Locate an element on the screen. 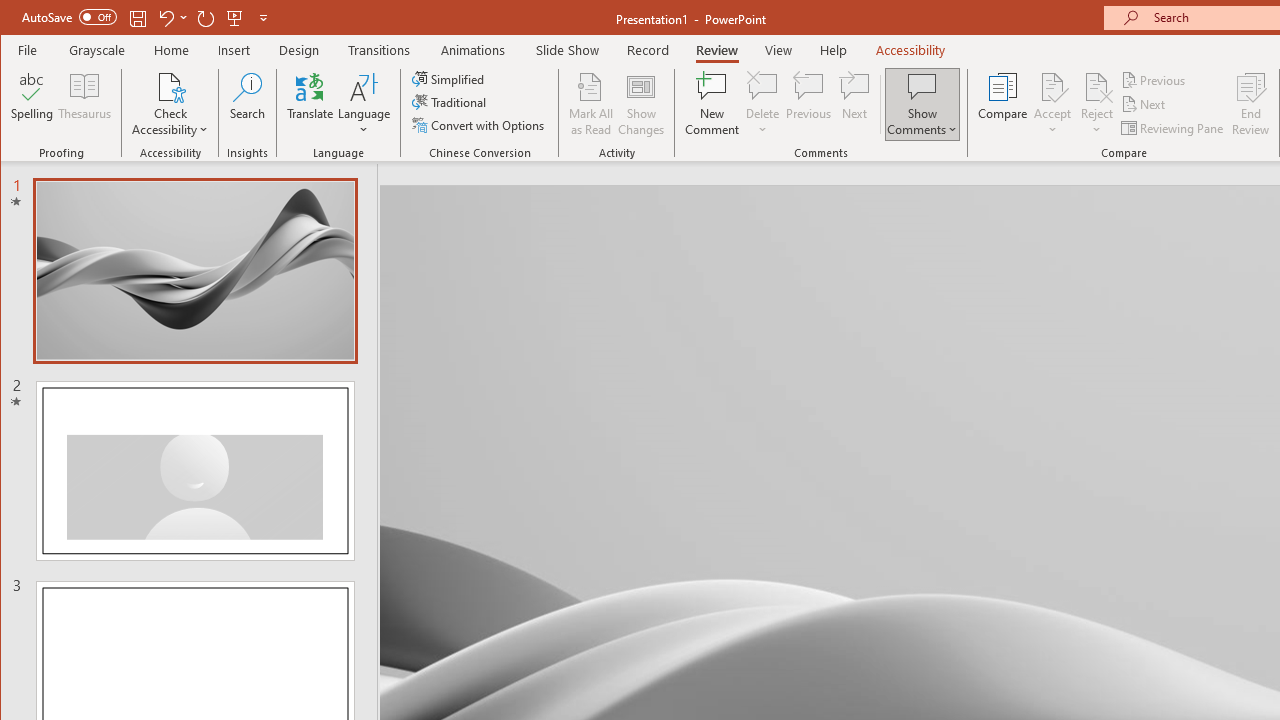 The height and width of the screenshot is (720, 1280). 'Language' is located at coordinates (364, 104).